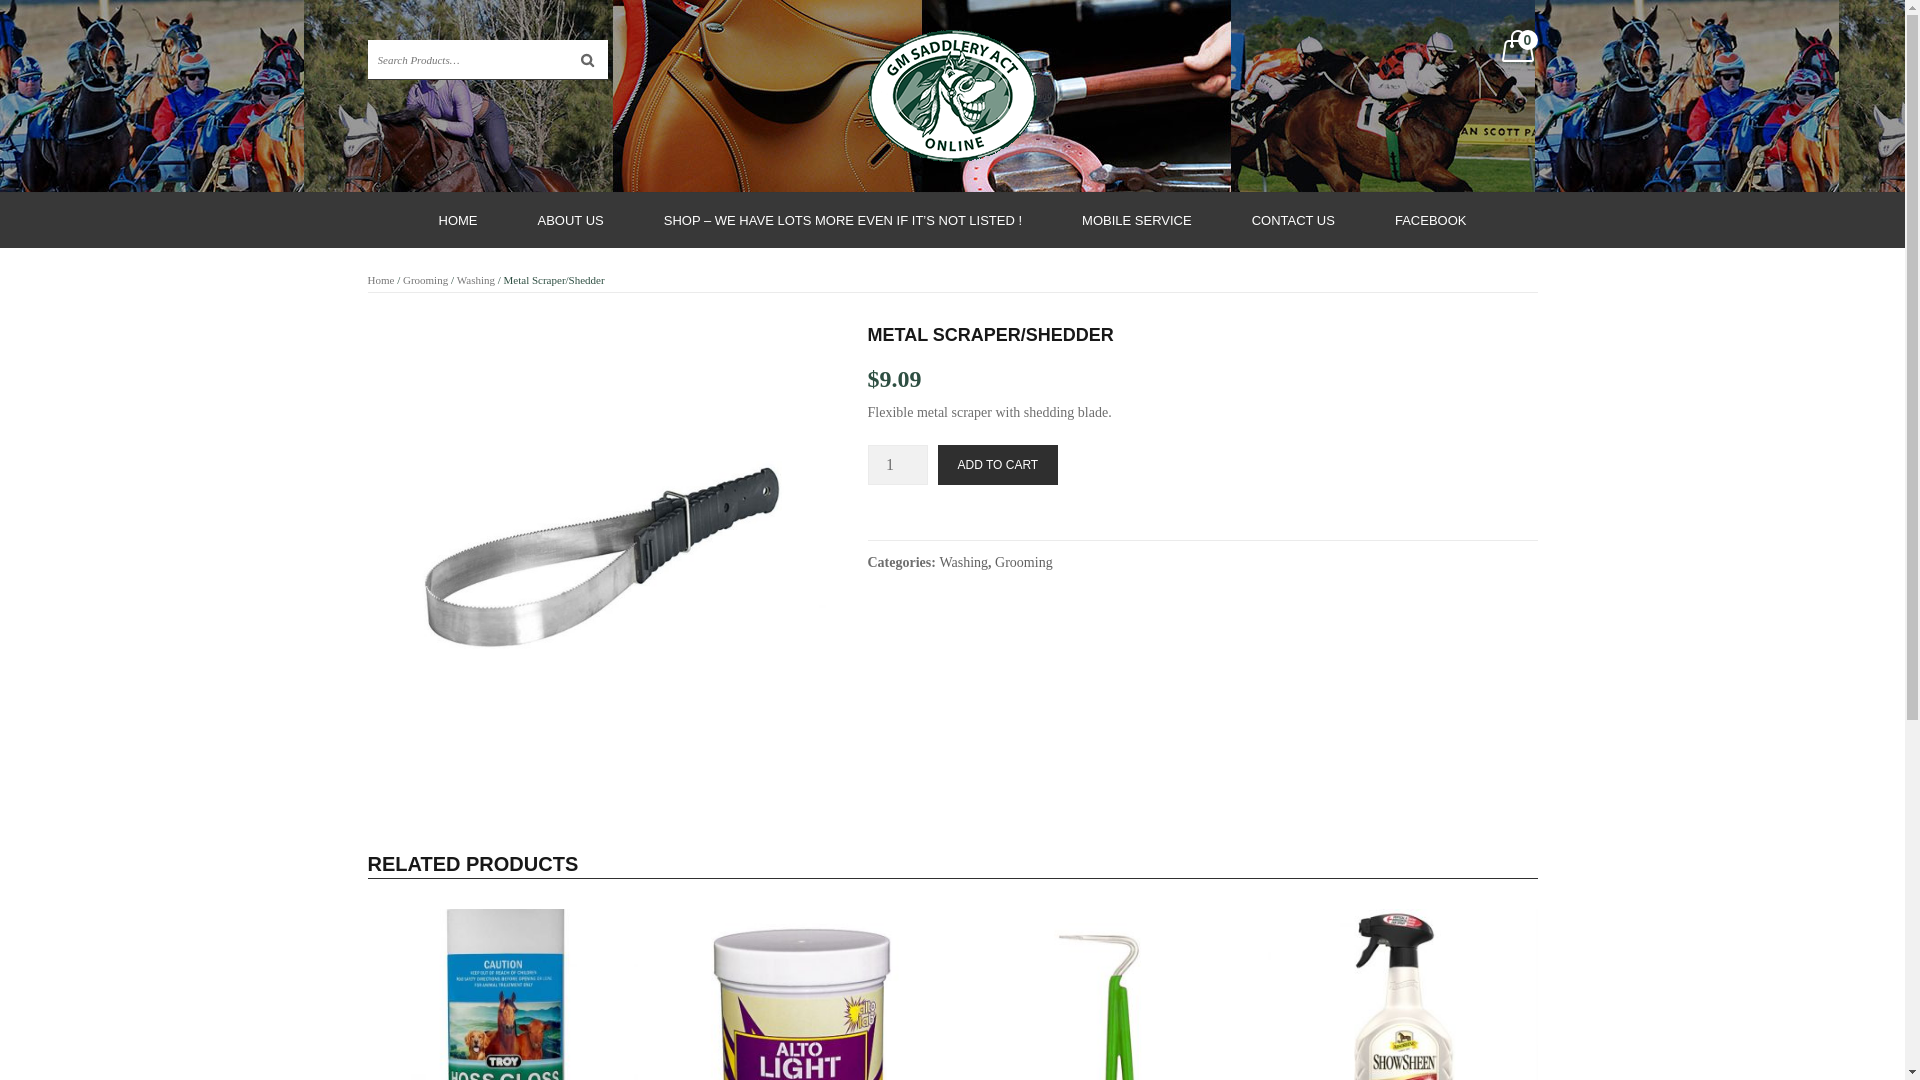  What do you see at coordinates (368, 59) in the screenshot?
I see `'Search for:'` at bounding box center [368, 59].